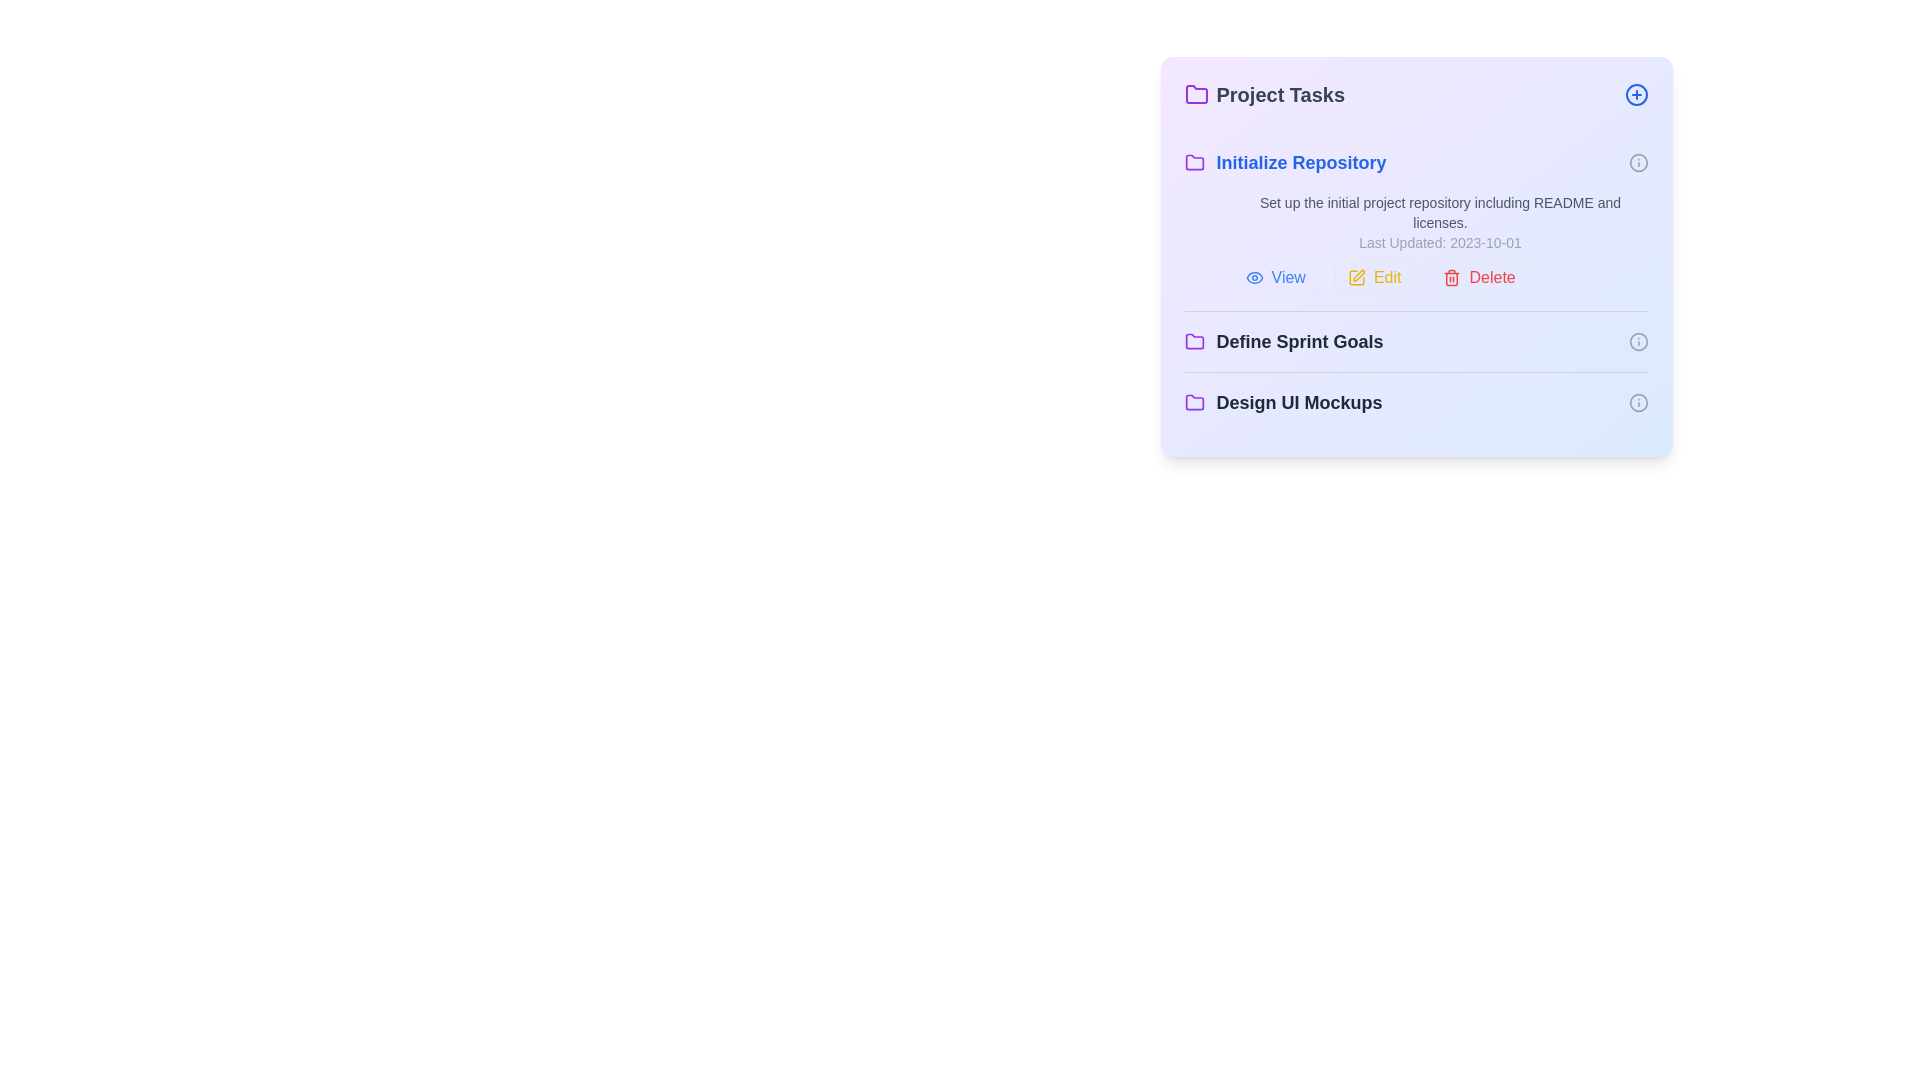 Image resolution: width=1920 pixels, height=1080 pixels. What do you see at coordinates (1359, 275) in the screenshot?
I see `the editing tool icon, which is represented by a slanted line intersecting a rectangle, located in the task management panel near the top-right corner of the interface` at bounding box center [1359, 275].